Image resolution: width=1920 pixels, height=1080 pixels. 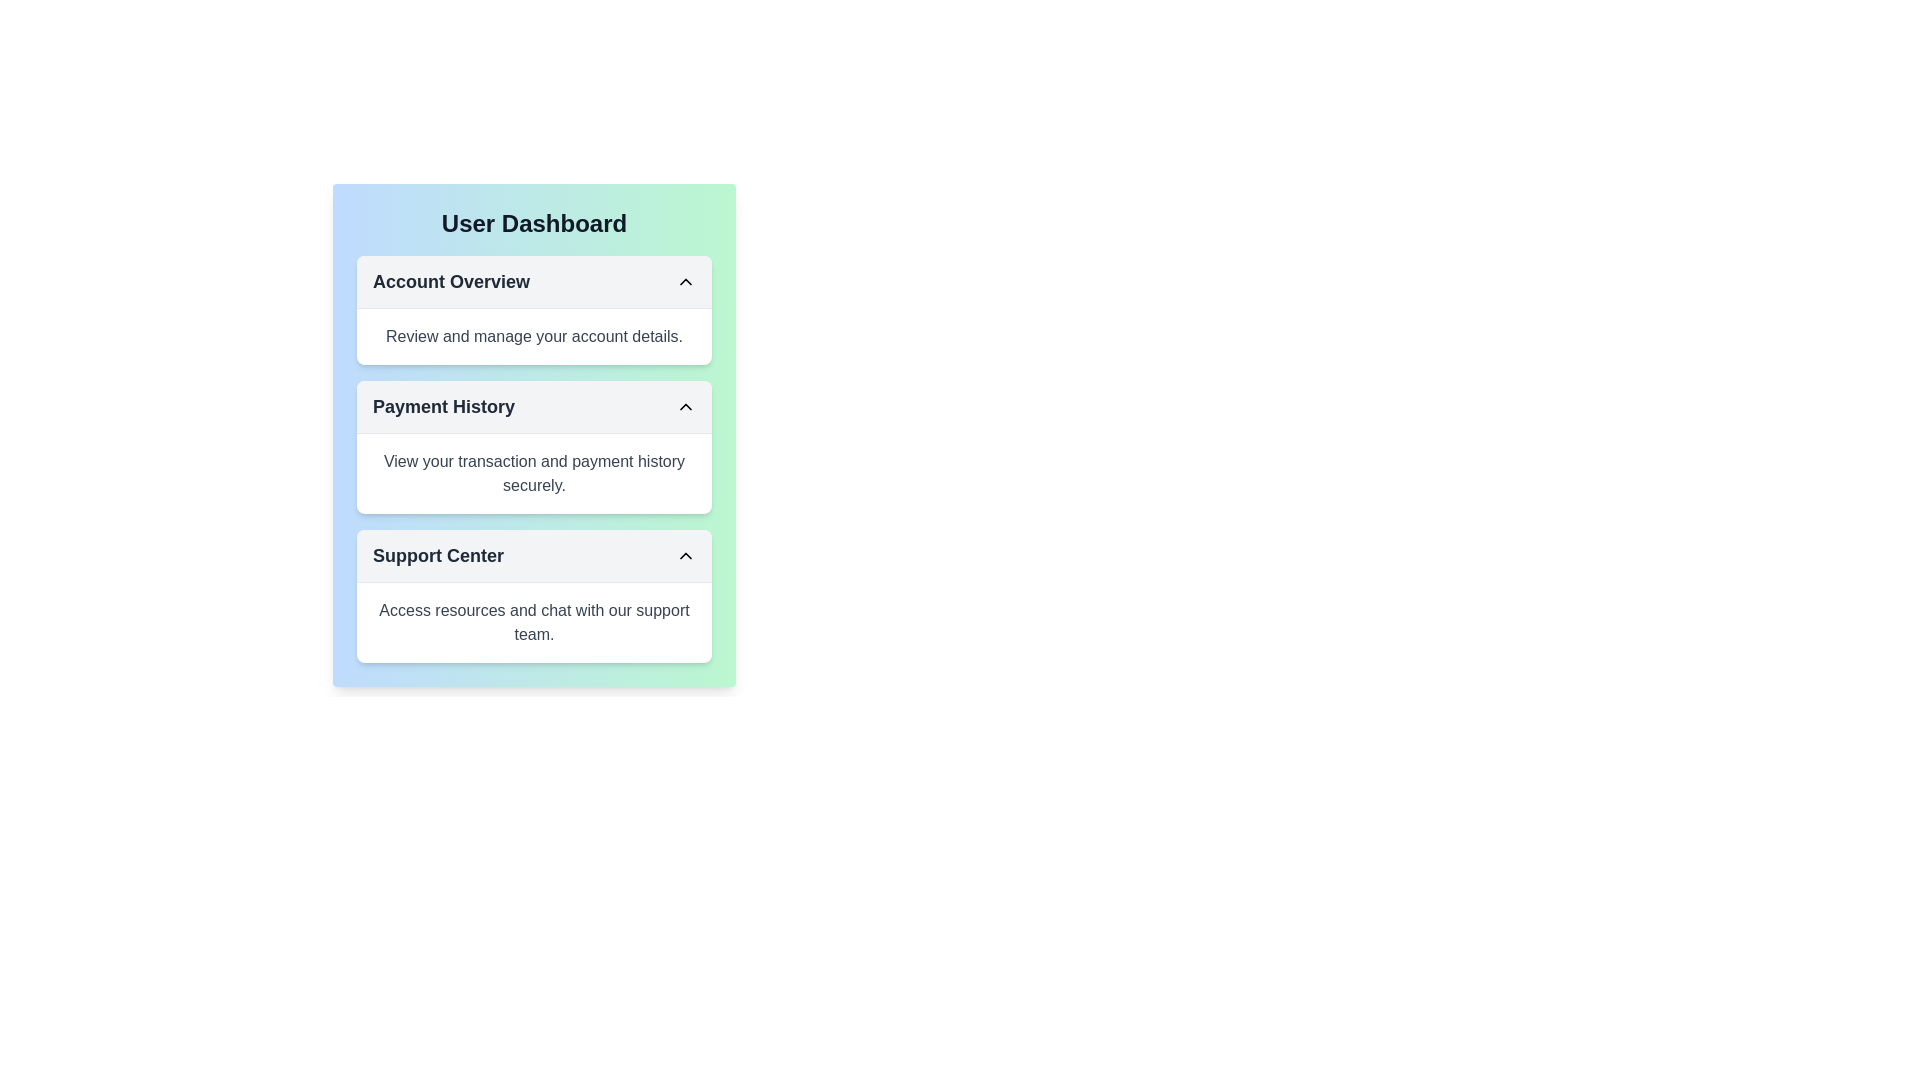 What do you see at coordinates (534, 622) in the screenshot?
I see `the informational text element in the 'Support Center' section of the User Dashboard, which provides guidance about the services offered` at bounding box center [534, 622].